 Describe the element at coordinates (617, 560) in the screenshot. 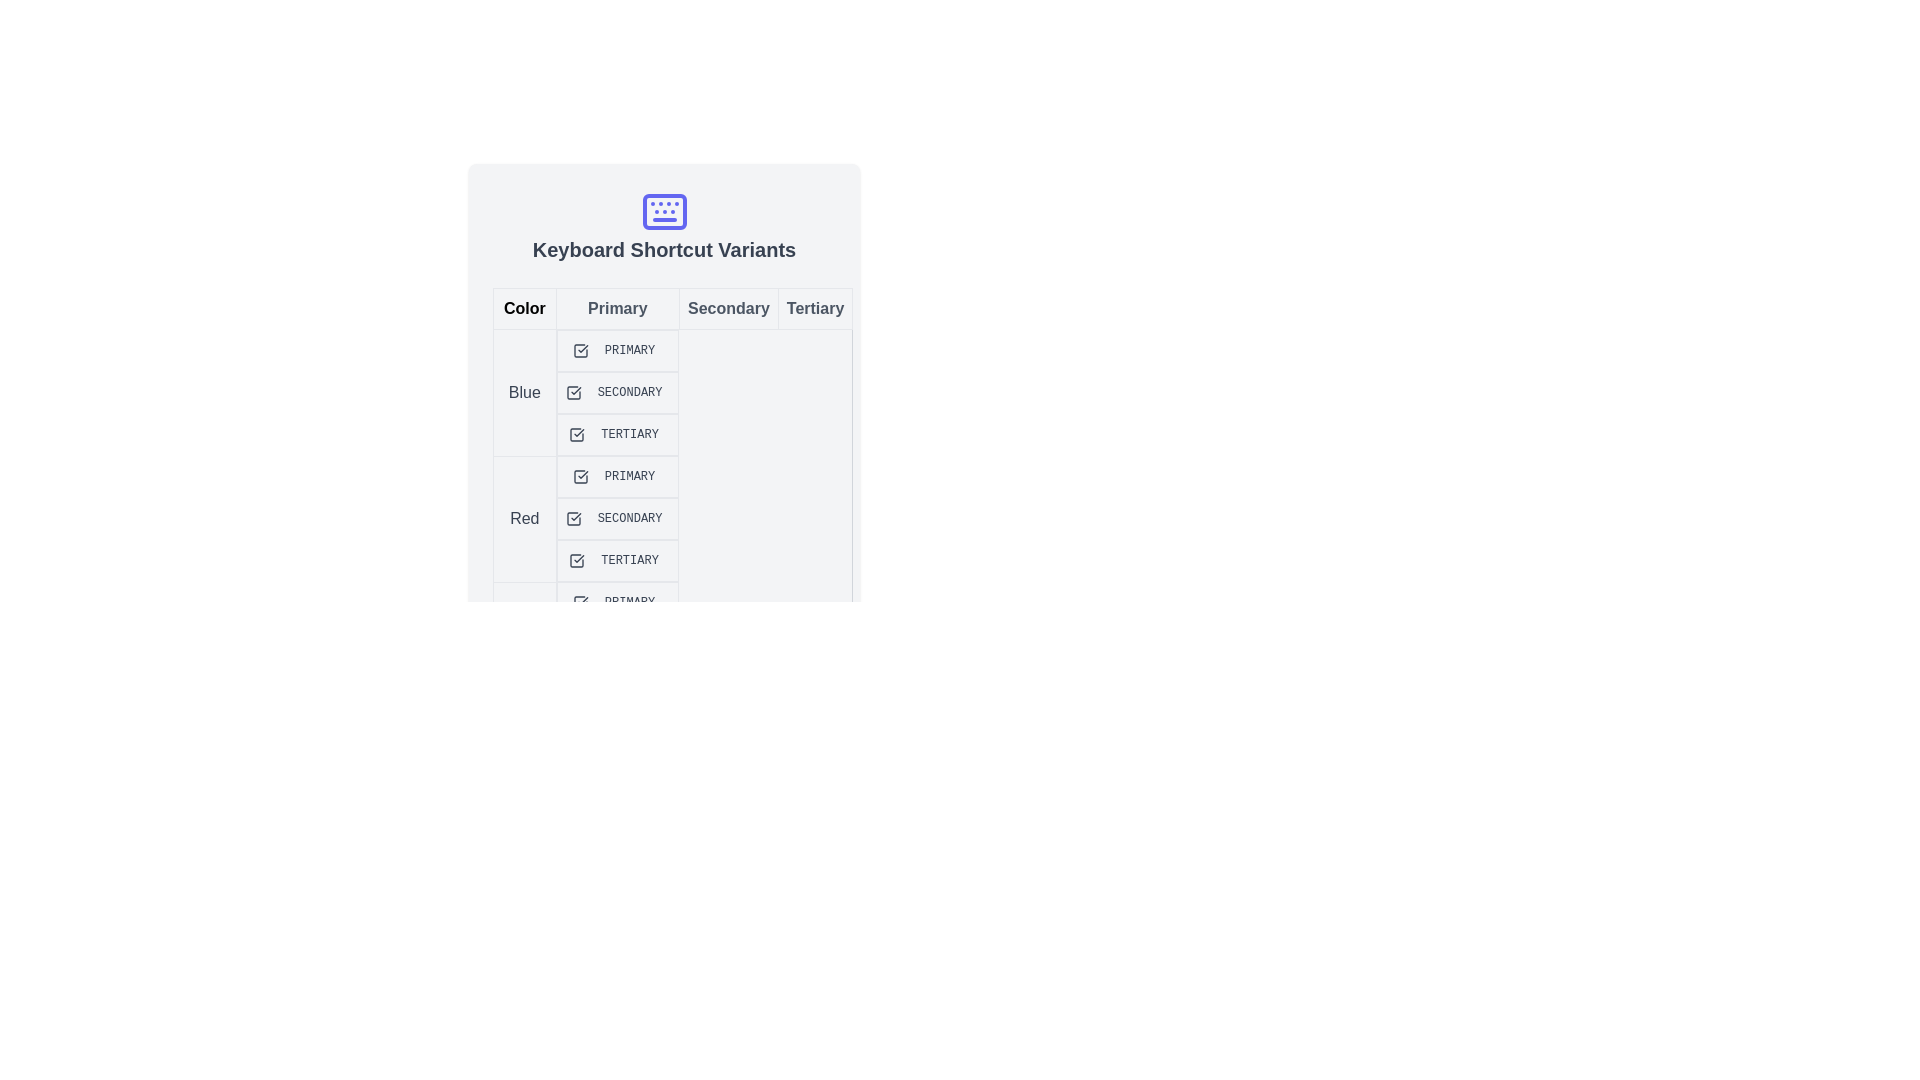

I see `the checkbox labeled 'TERTIARY' with a red background and dark red text` at that location.